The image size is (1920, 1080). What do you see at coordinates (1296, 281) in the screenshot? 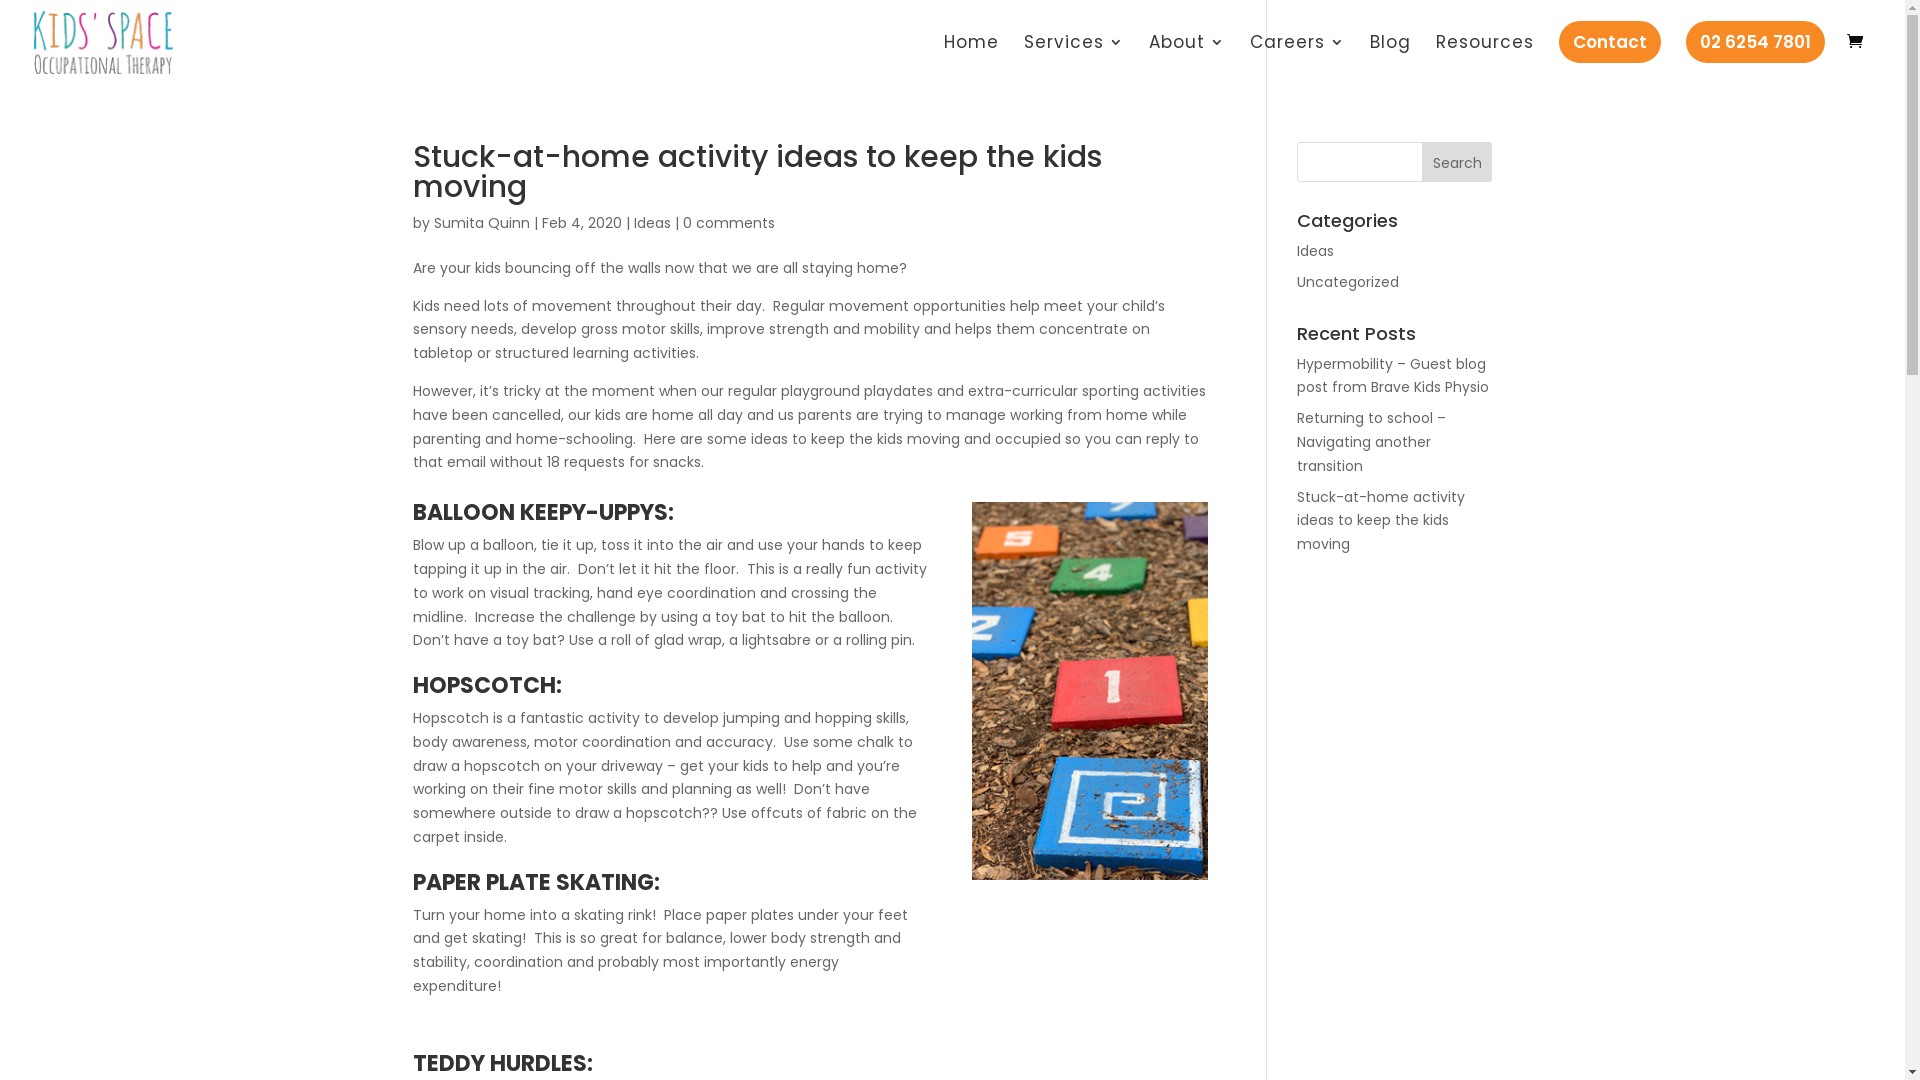
I see `'Uncategorized'` at bounding box center [1296, 281].